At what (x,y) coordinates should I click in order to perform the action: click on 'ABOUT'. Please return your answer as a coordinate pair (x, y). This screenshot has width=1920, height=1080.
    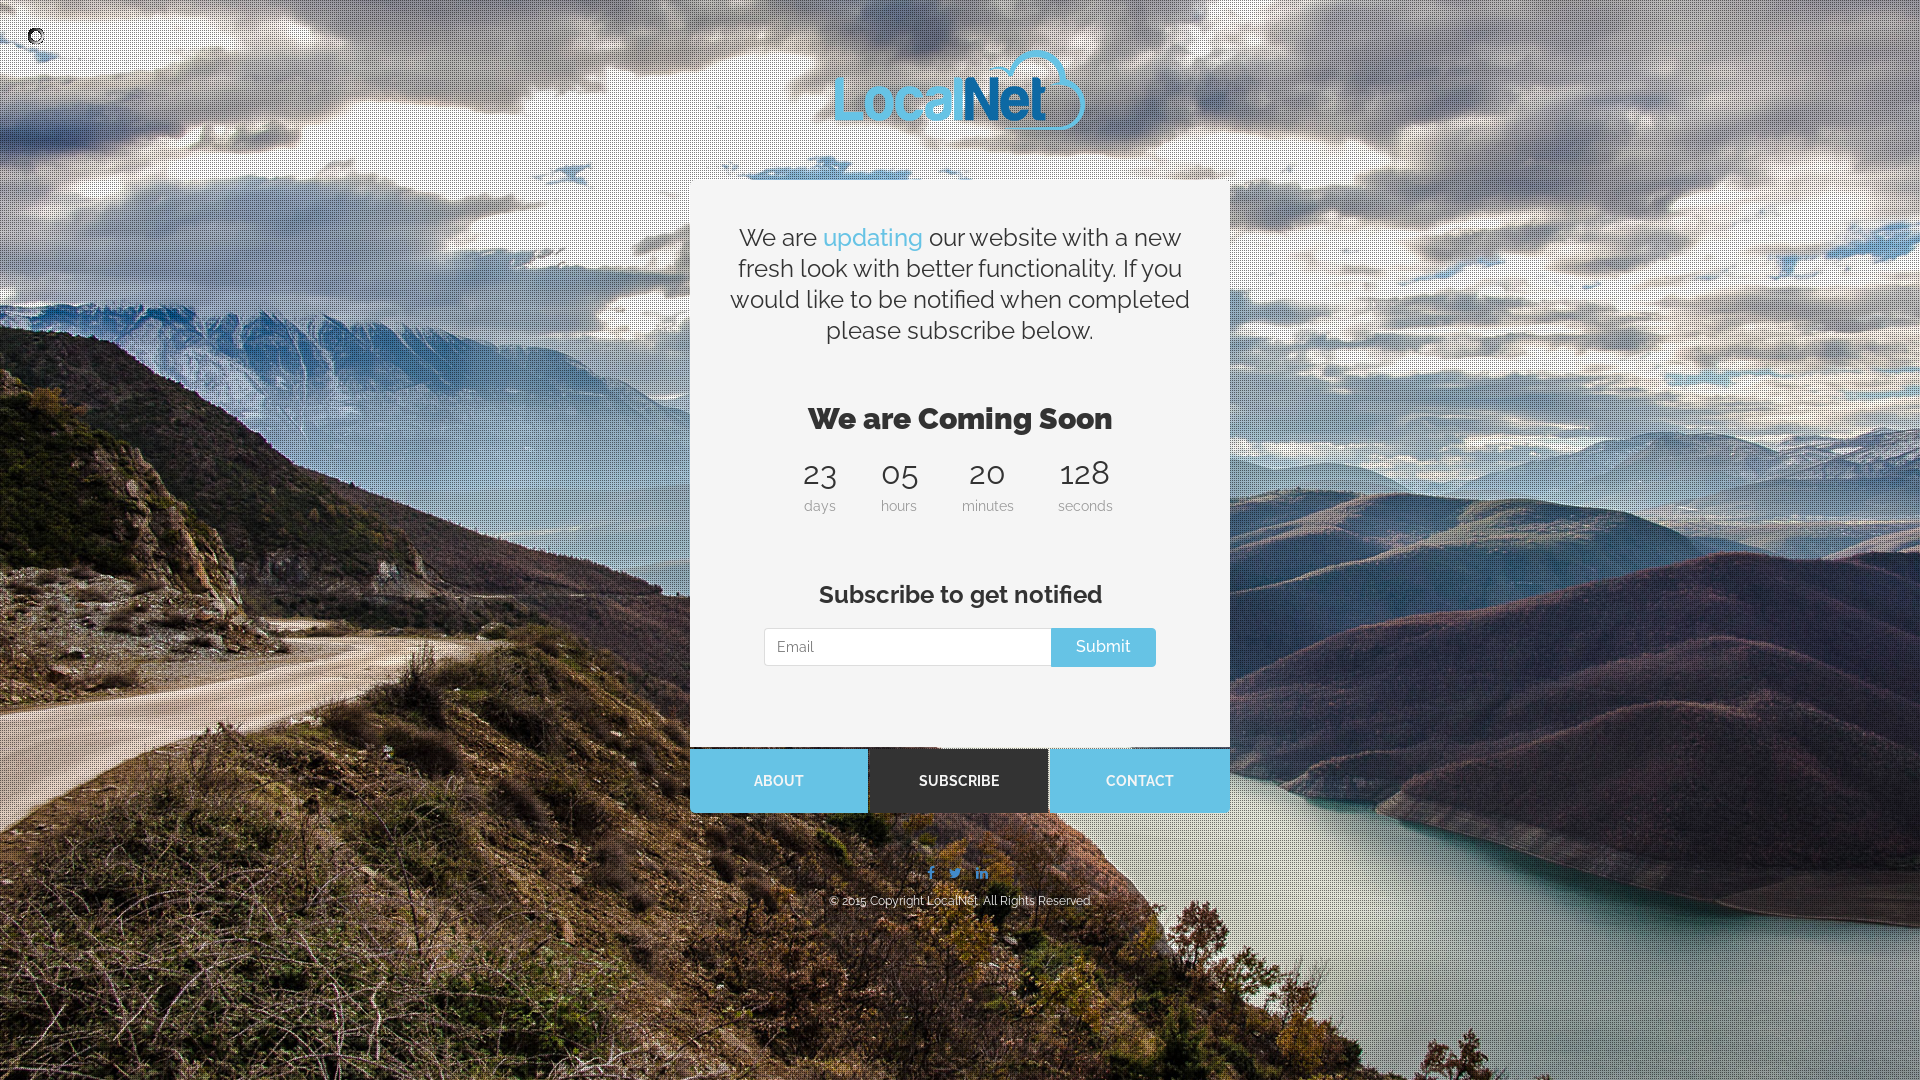
    Looking at the image, I should click on (777, 779).